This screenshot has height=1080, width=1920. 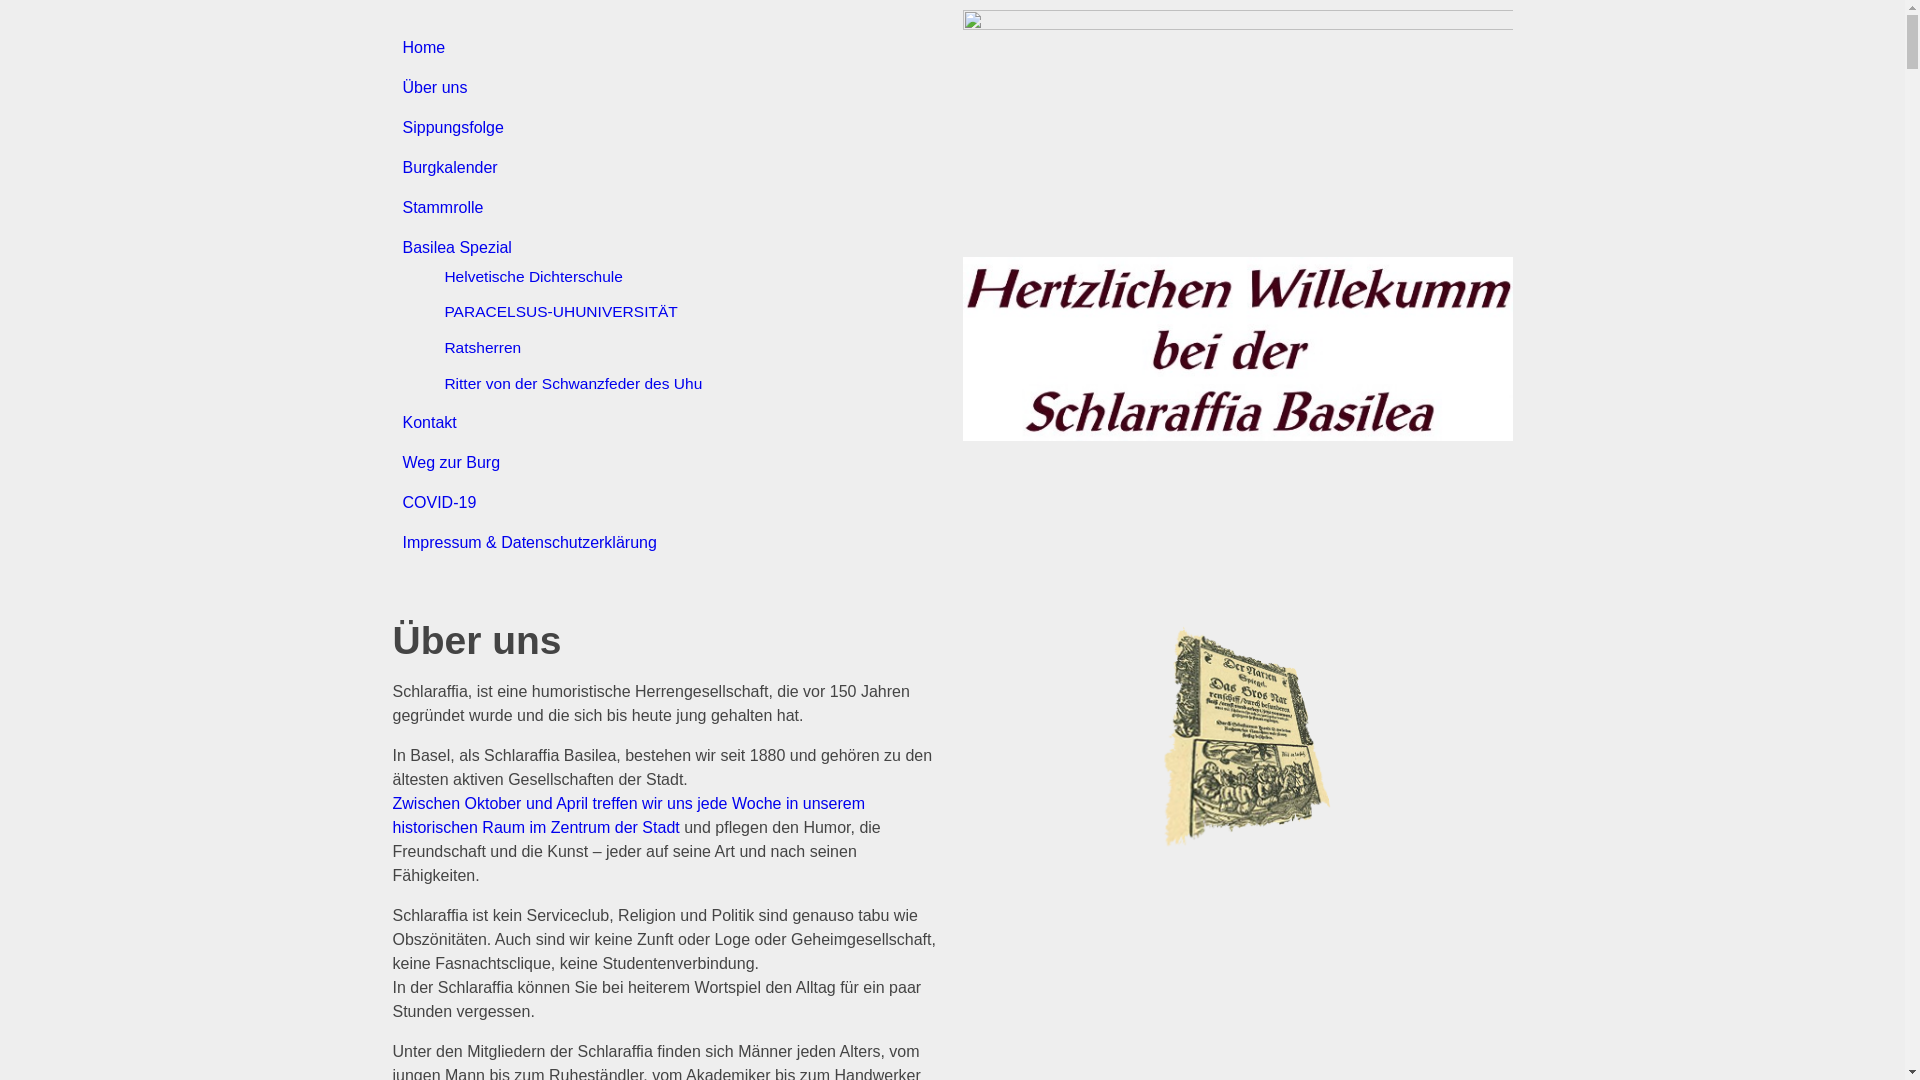 I want to click on 'Basilea Spezial', so click(x=401, y=246).